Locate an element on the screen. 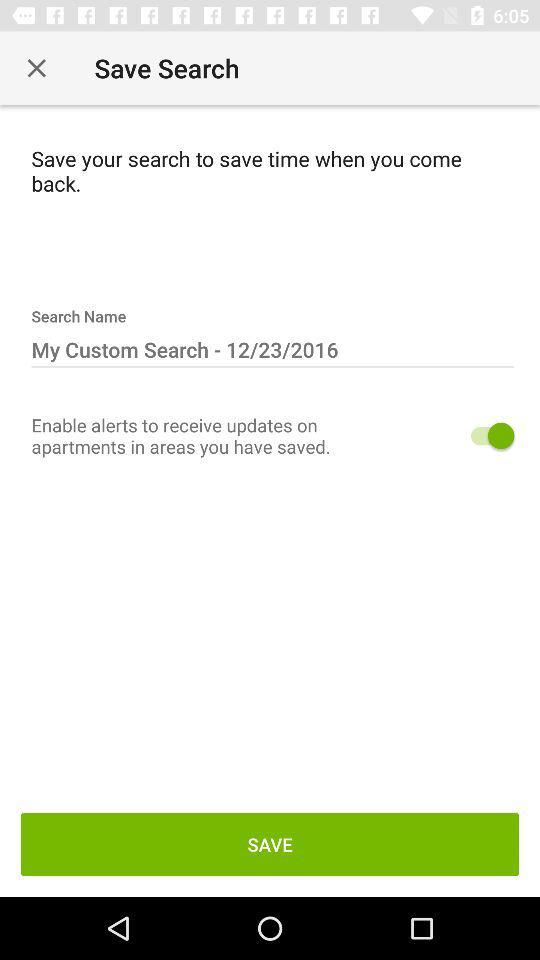  window is located at coordinates (36, 68).